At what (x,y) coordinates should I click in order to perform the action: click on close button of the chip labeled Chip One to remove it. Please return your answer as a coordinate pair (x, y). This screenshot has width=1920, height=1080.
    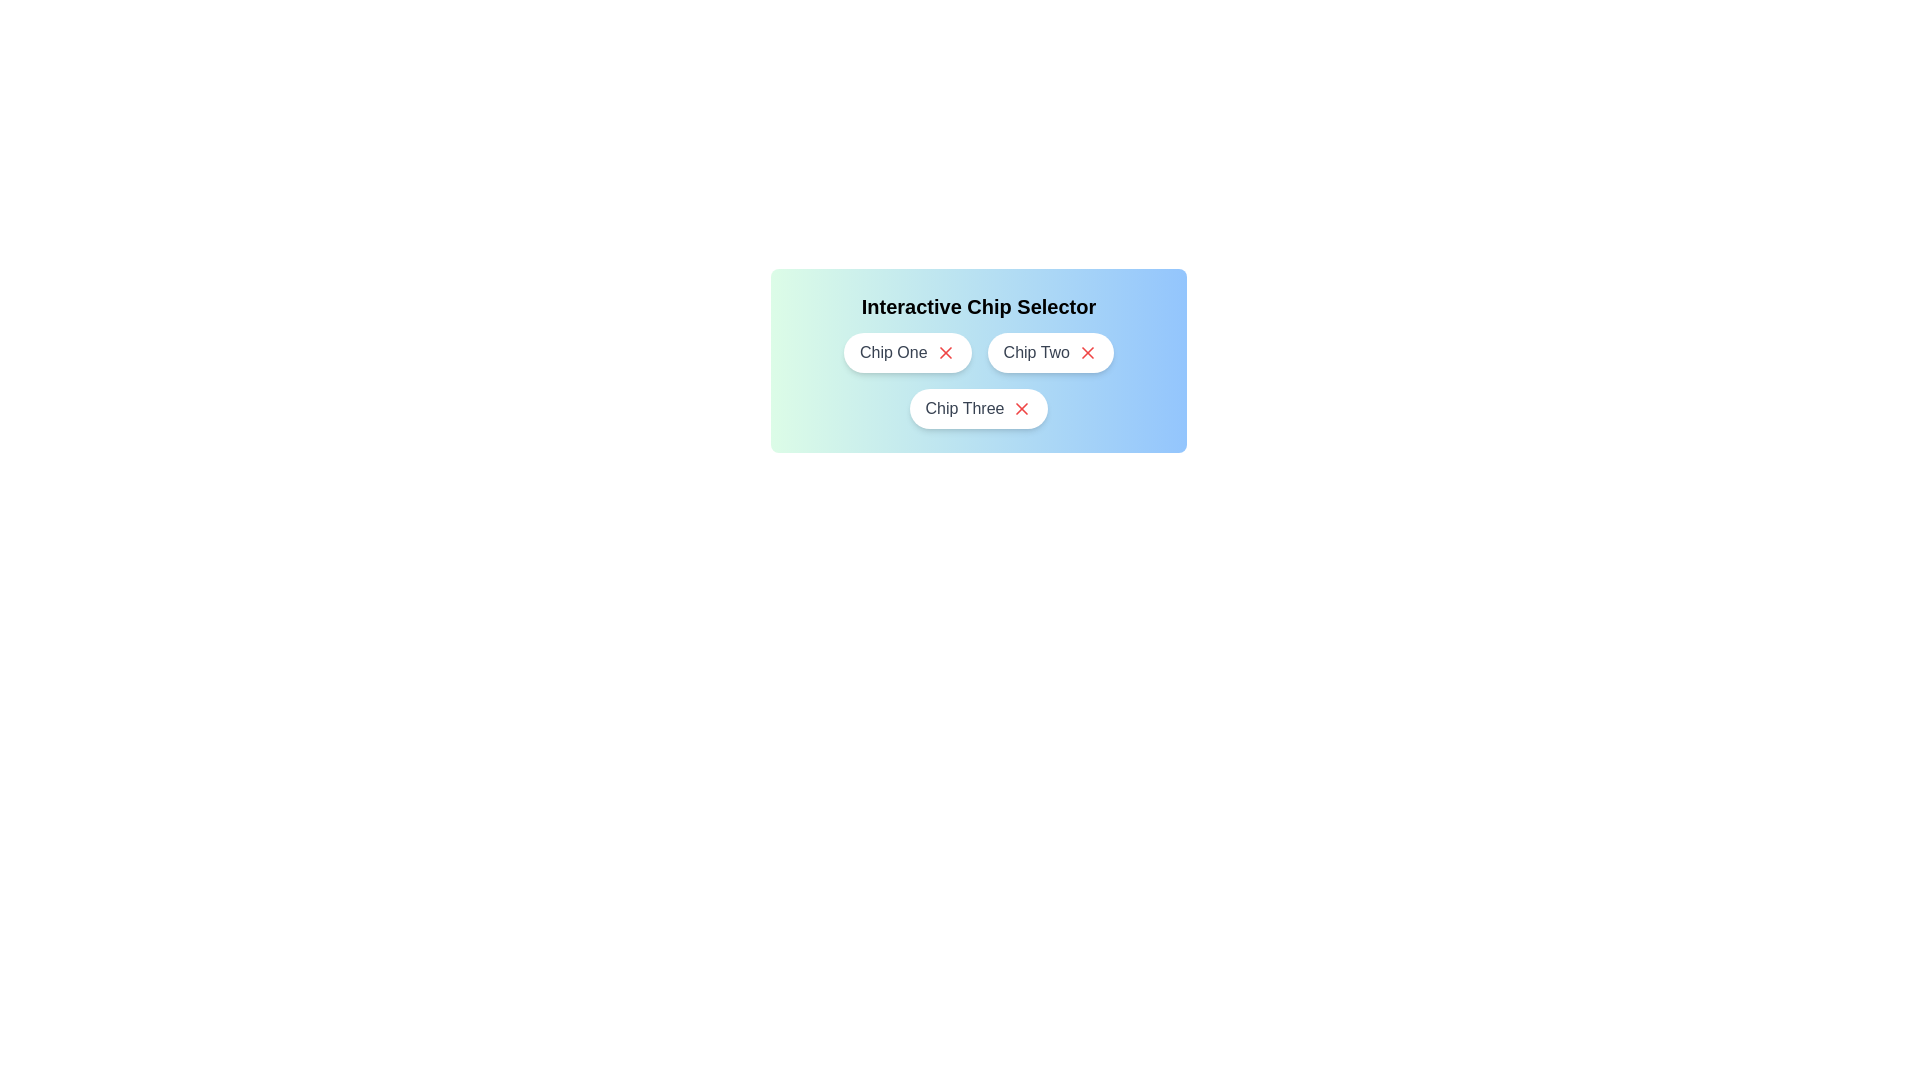
    Looking at the image, I should click on (944, 352).